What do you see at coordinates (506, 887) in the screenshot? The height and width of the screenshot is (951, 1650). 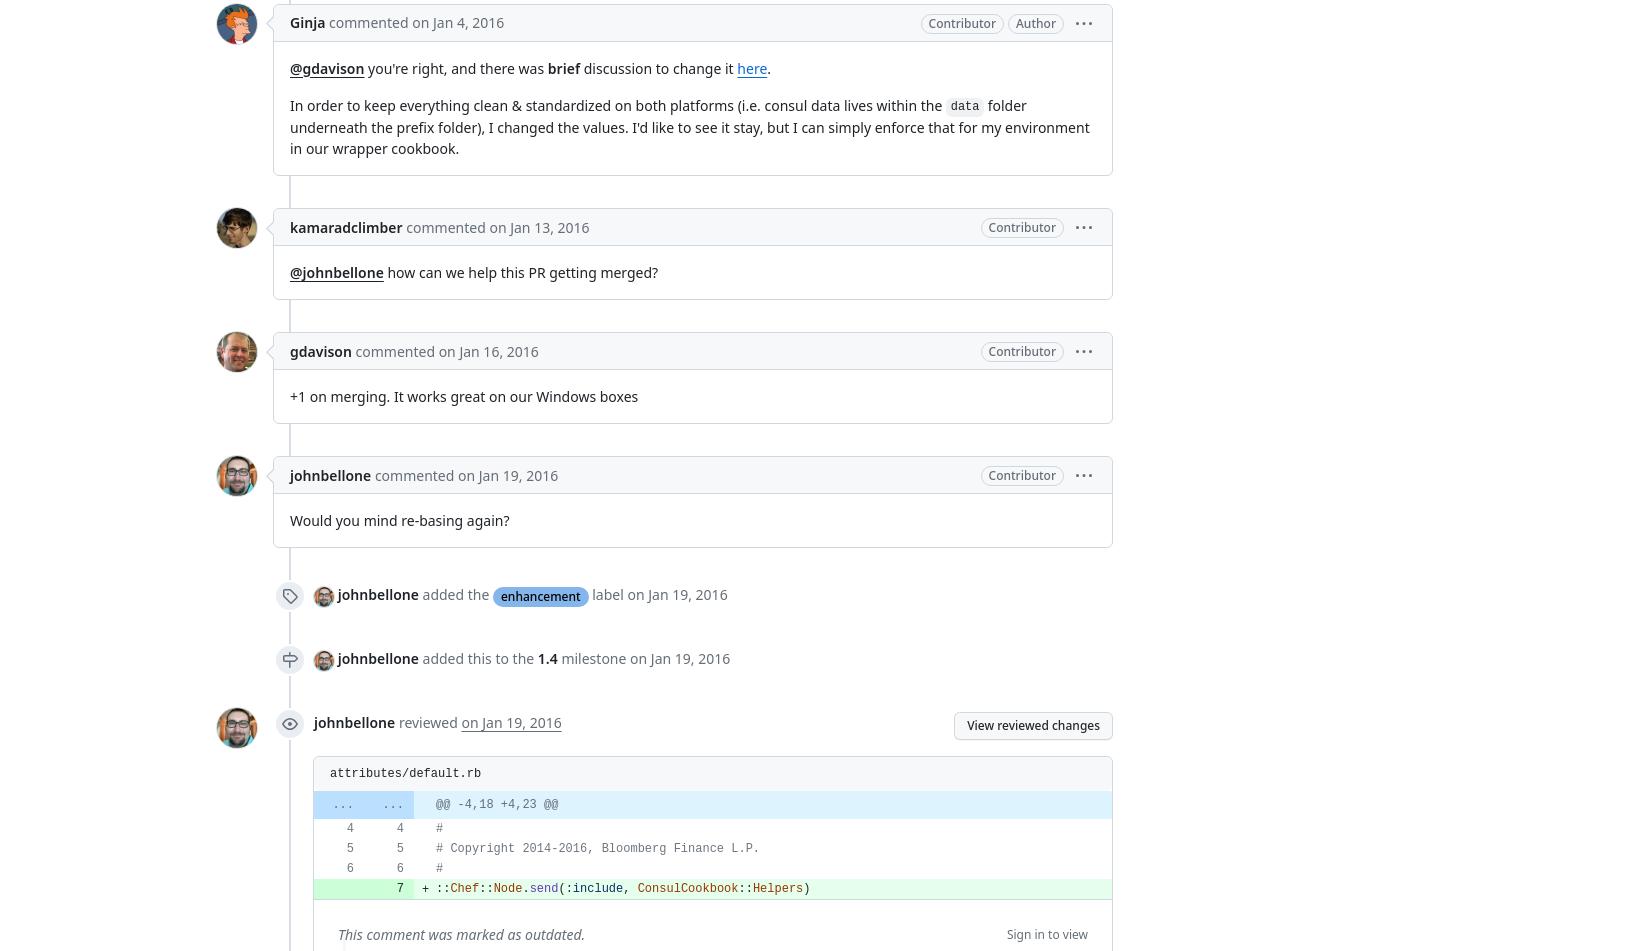 I see `'Node'` at bounding box center [506, 887].